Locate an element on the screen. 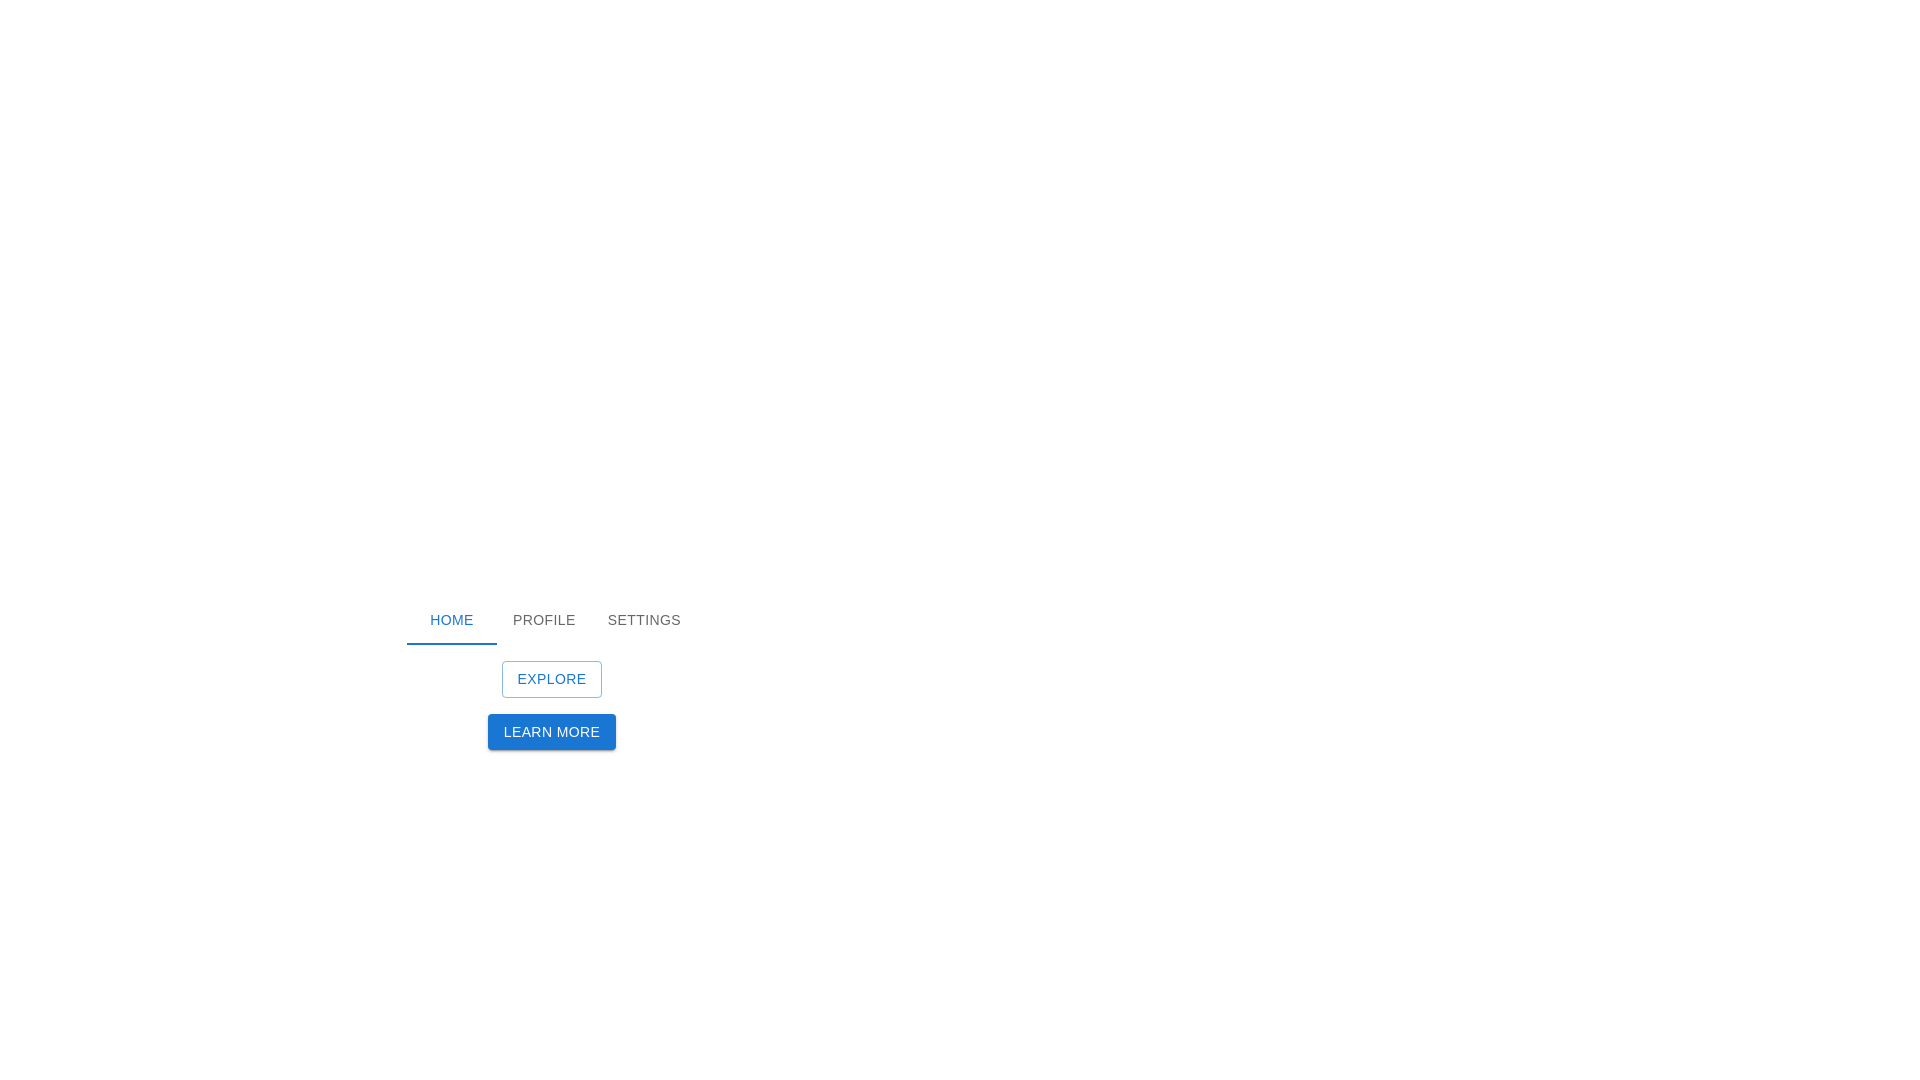 This screenshot has width=1920, height=1080. the 'PROFILE' tab button, which is the second tab in the horizontal tab list is located at coordinates (544, 620).